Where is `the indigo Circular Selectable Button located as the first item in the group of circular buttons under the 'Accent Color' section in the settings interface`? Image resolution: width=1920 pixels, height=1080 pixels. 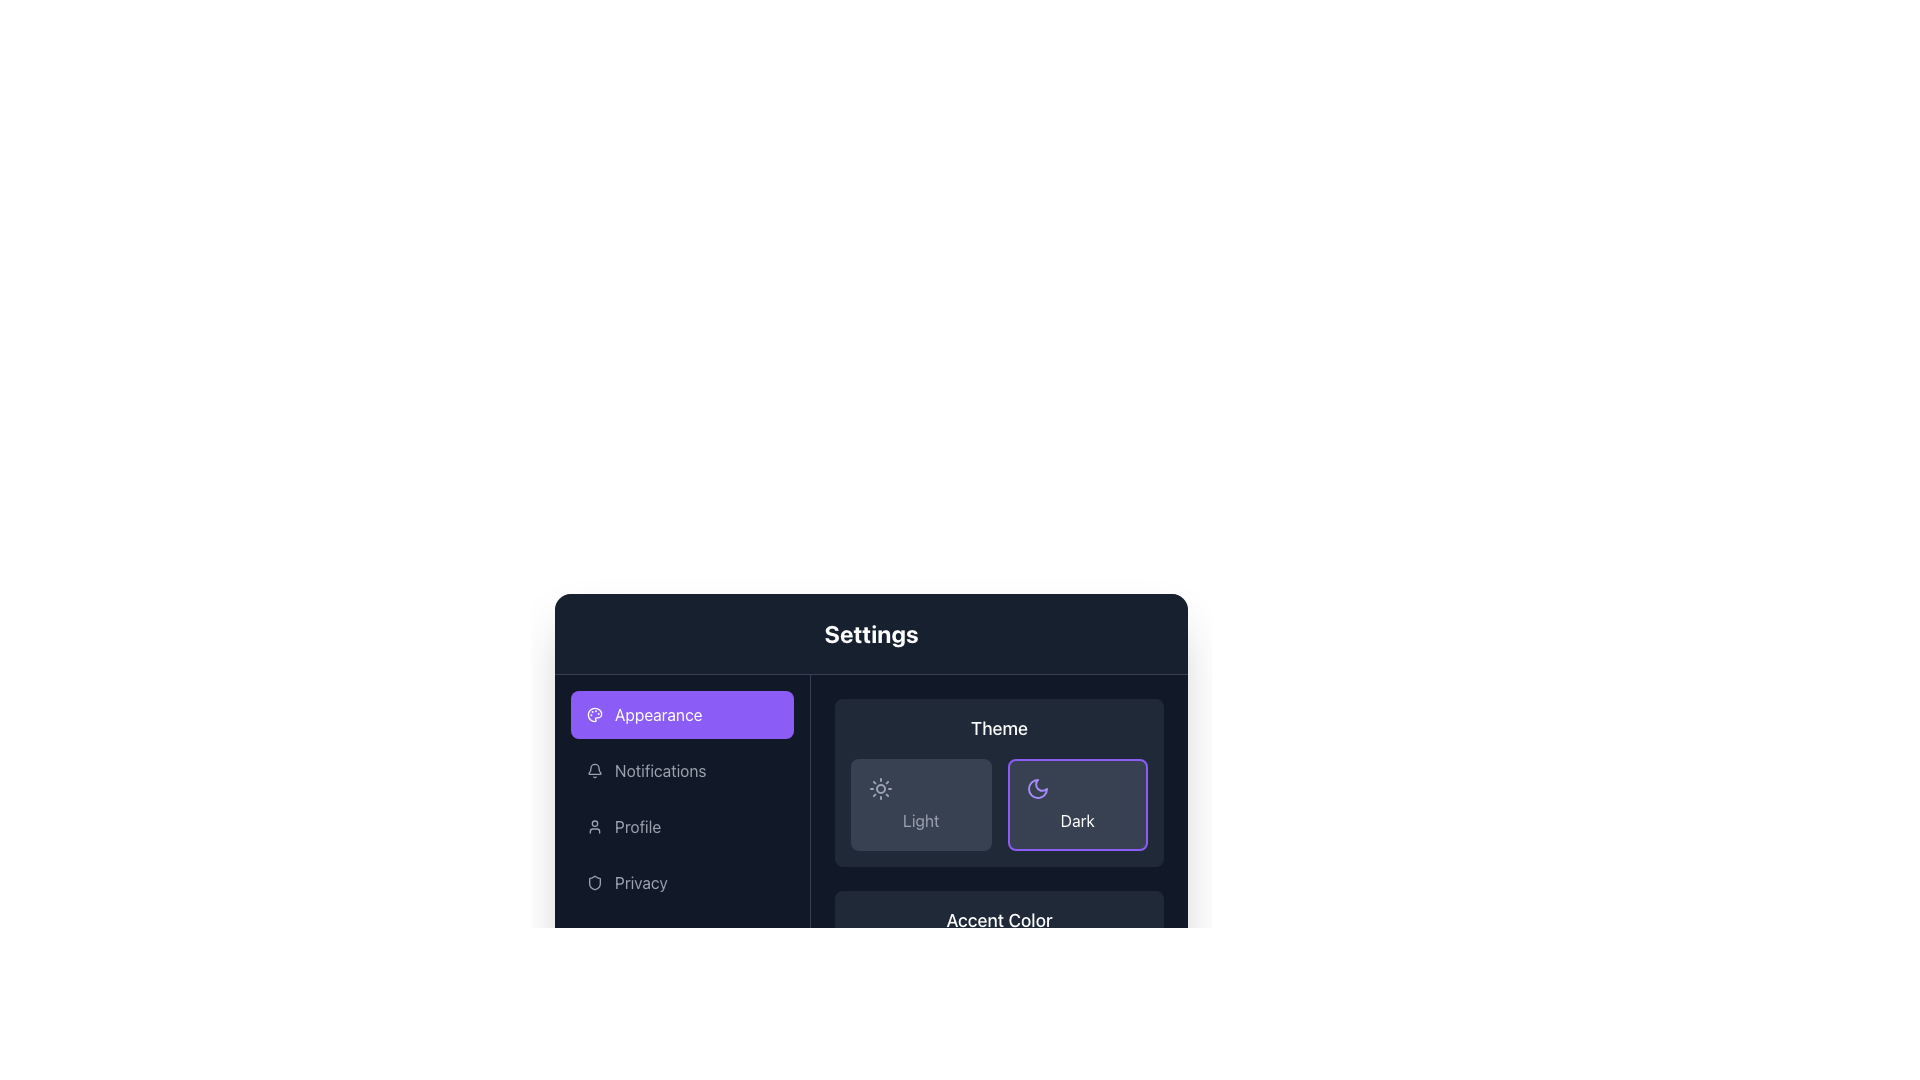 the indigo Circular Selectable Button located as the first item in the group of circular buttons under the 'Accent Color' section in the settings interface is located at coordinates (870, 970).